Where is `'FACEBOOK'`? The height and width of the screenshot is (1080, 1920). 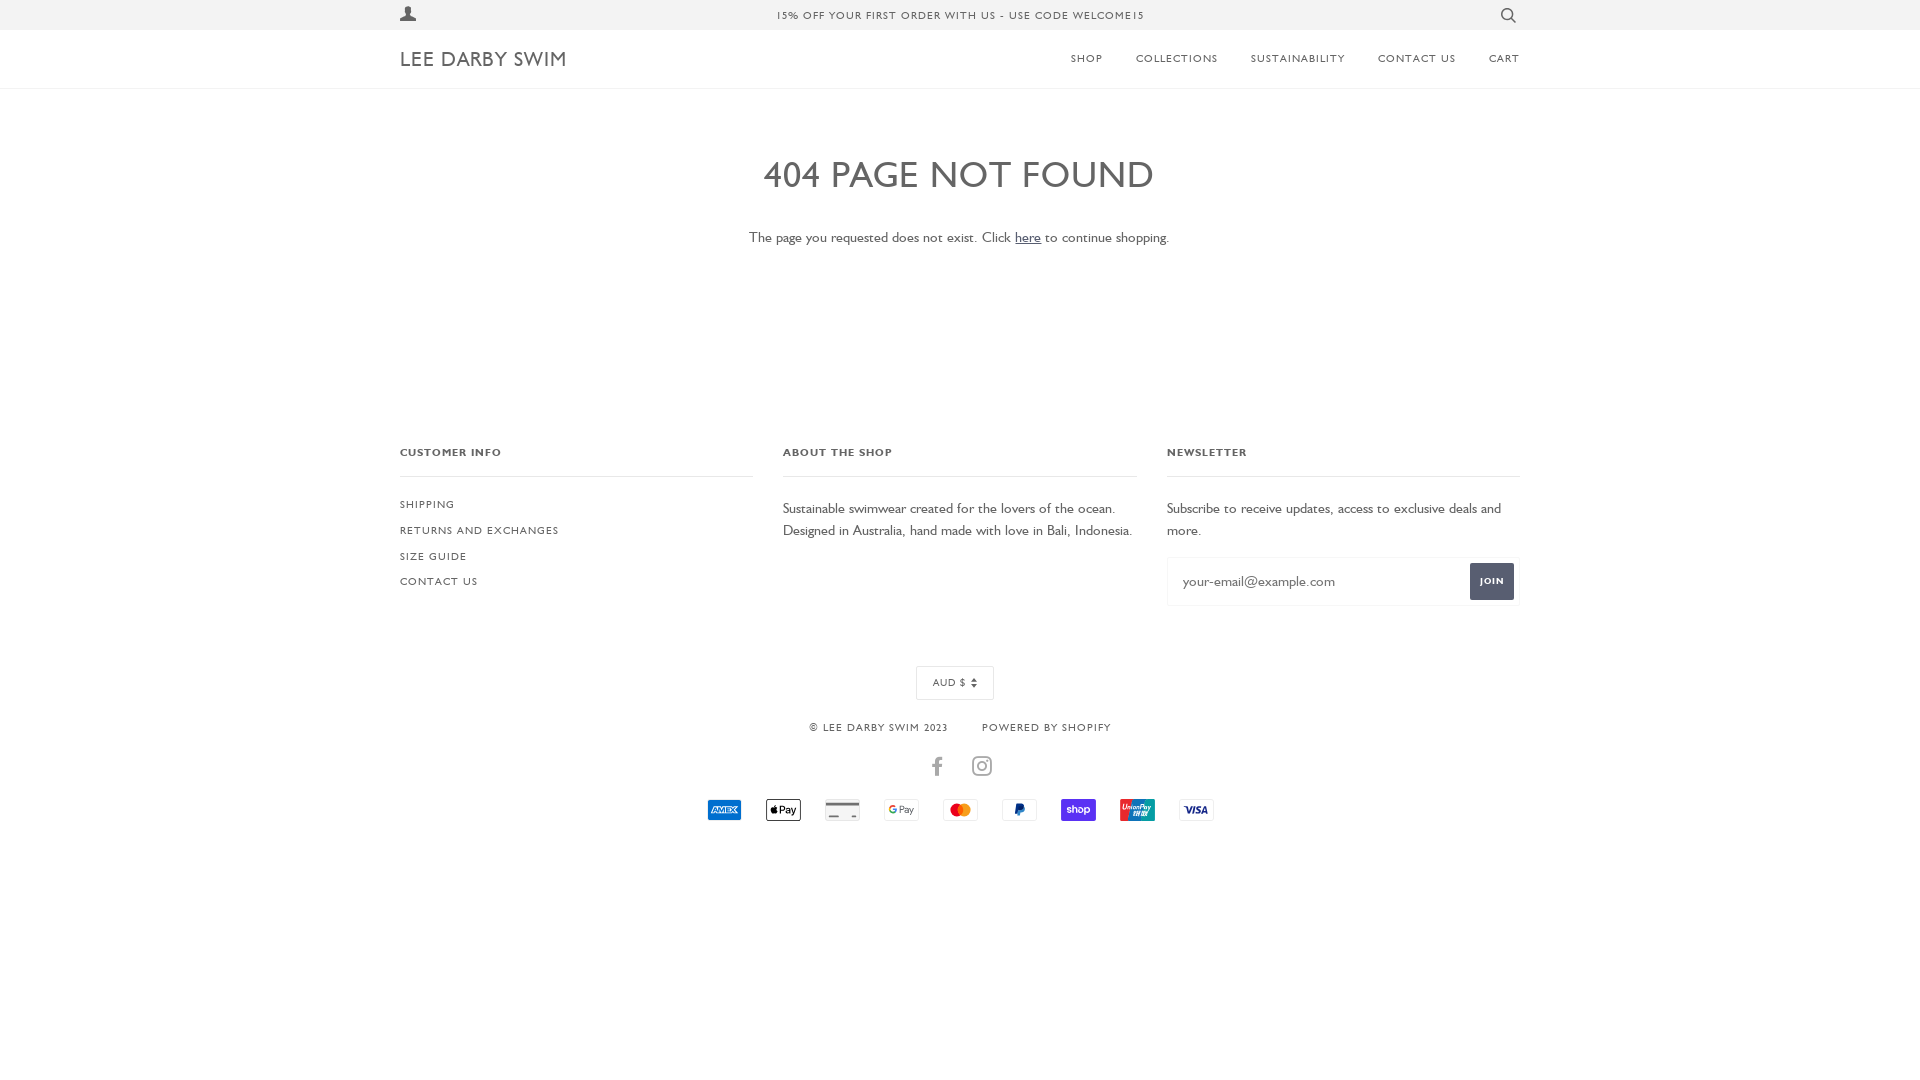
'FACEBOOK' is located at coordinates (936, 769).